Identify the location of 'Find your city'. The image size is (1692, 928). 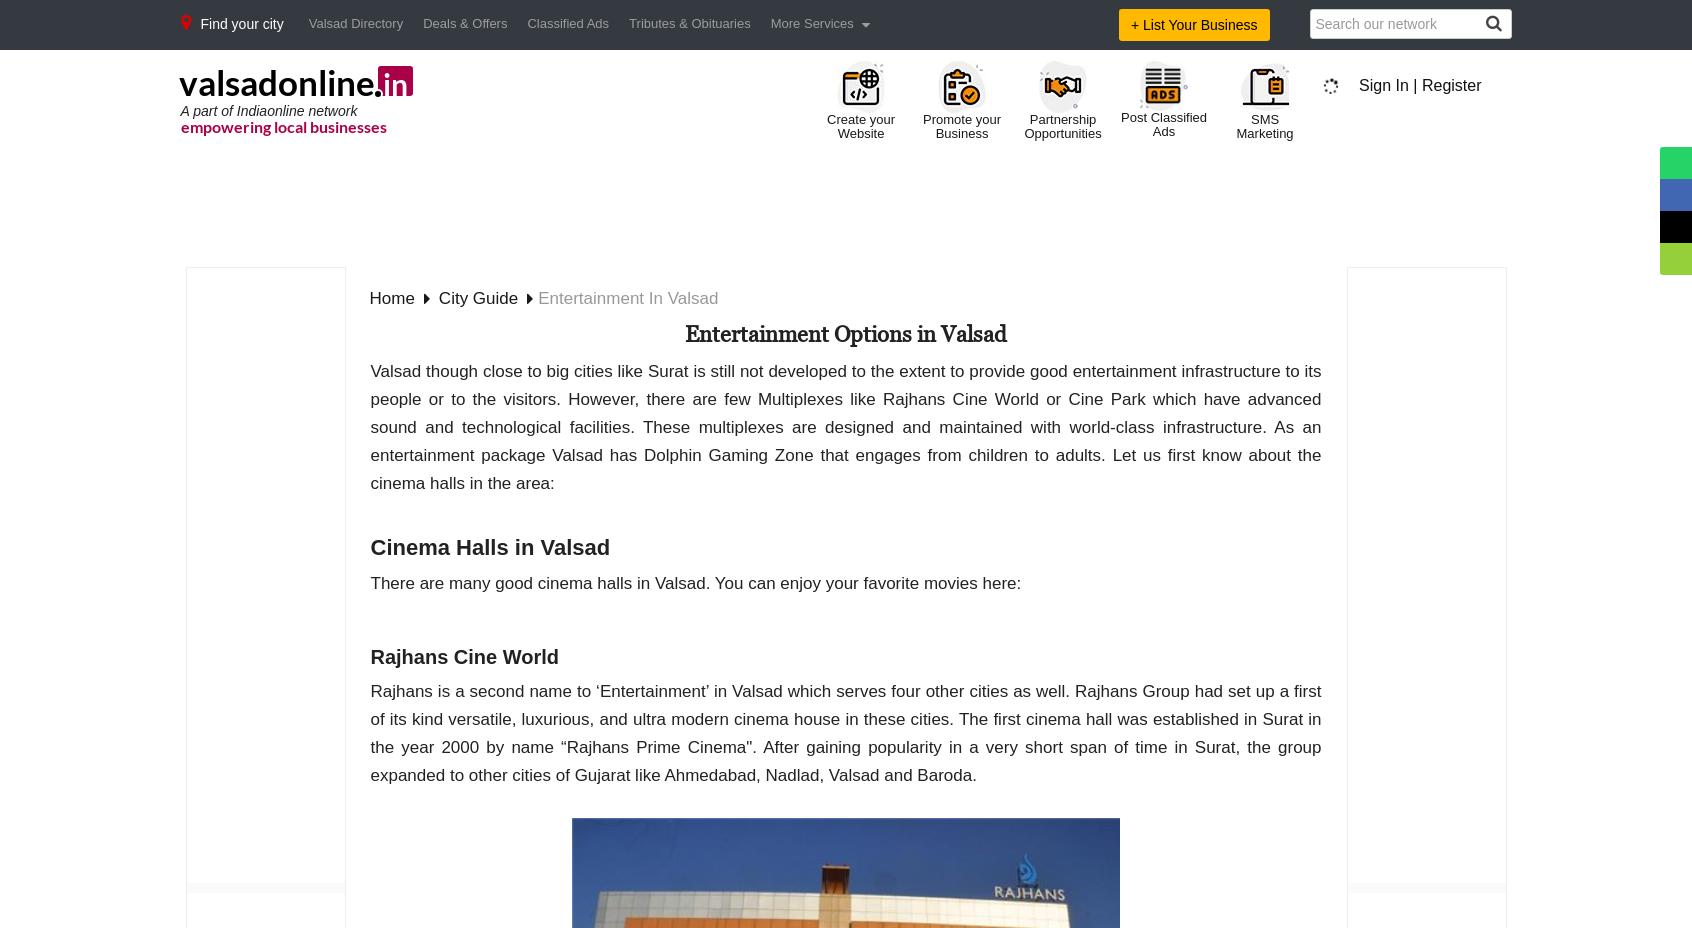
(241, 23).